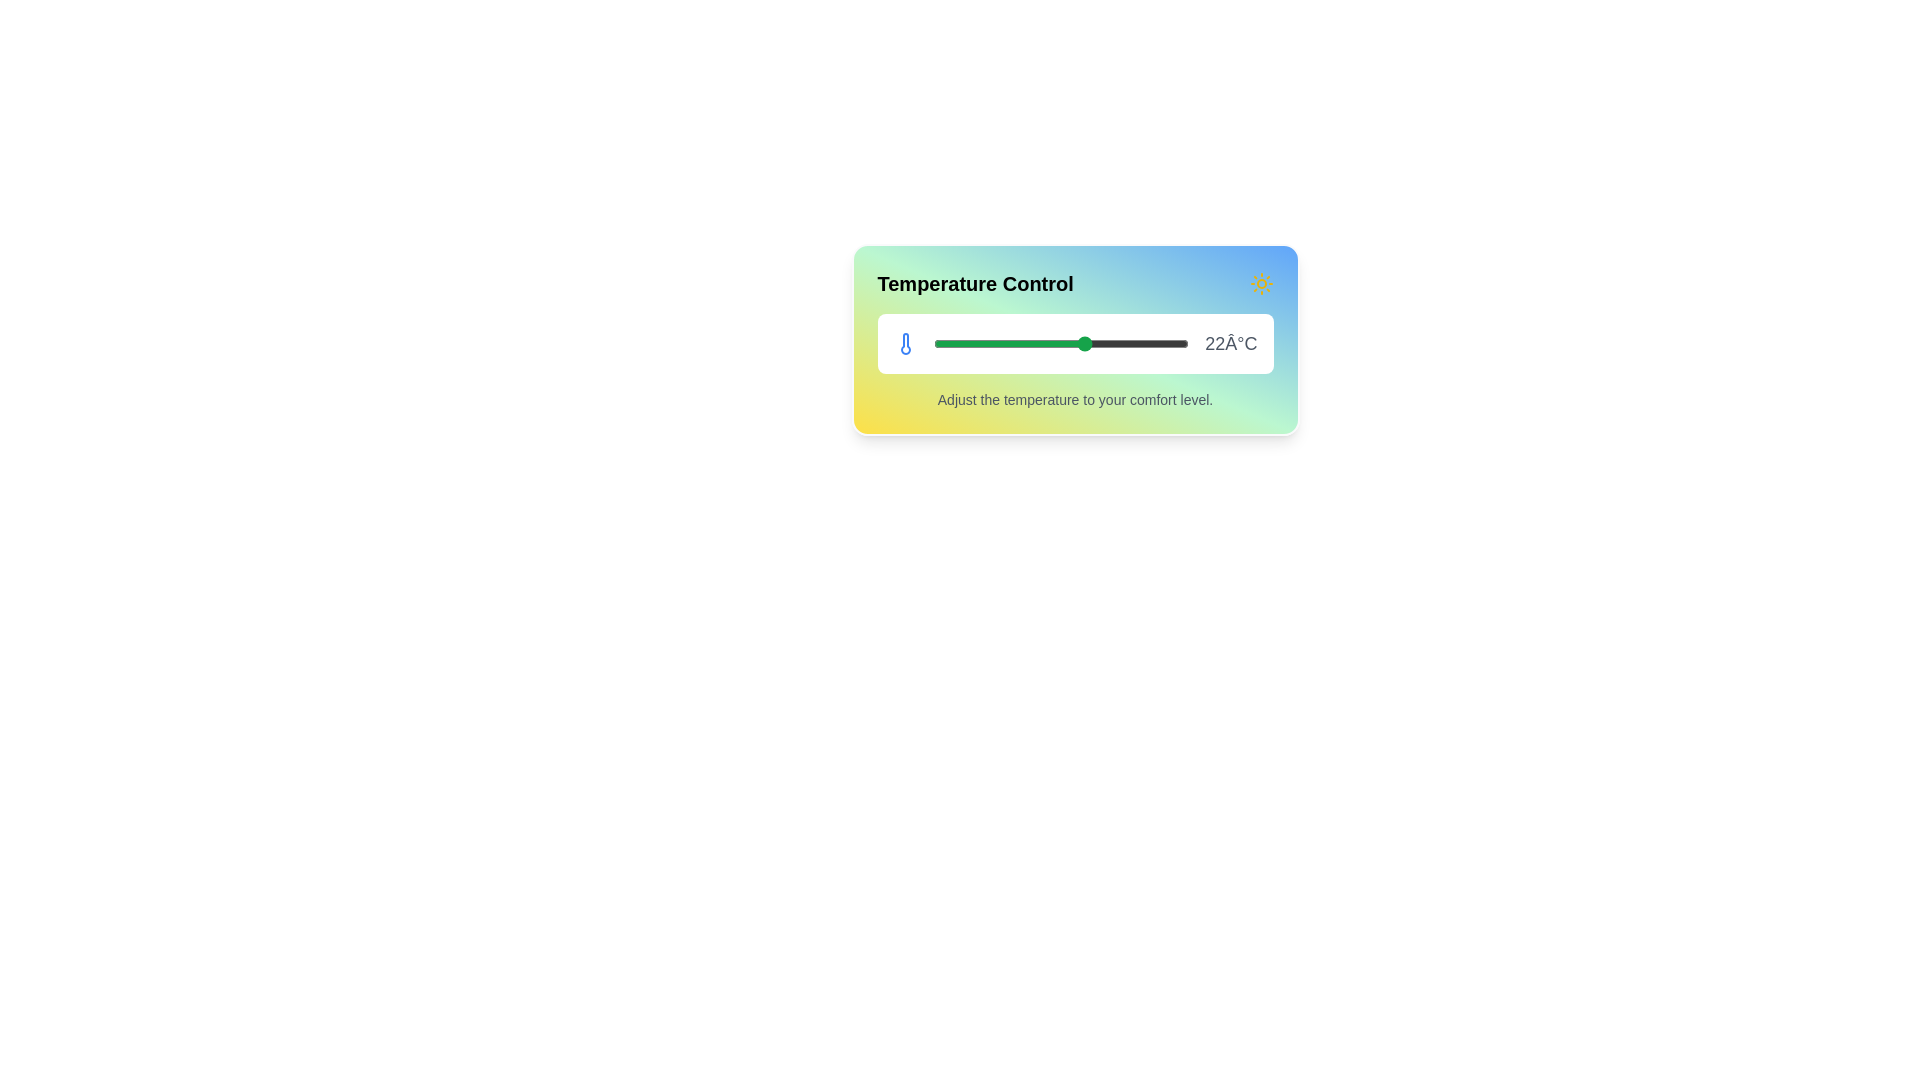 This screenshot has height=1080, width=1920. I want to click on the sun icon in the top-right corner of the 'Temperature Control' card, which is represented by a yellow circular sun graphic with radiating rays on a light blue background, so click(1260, 284).